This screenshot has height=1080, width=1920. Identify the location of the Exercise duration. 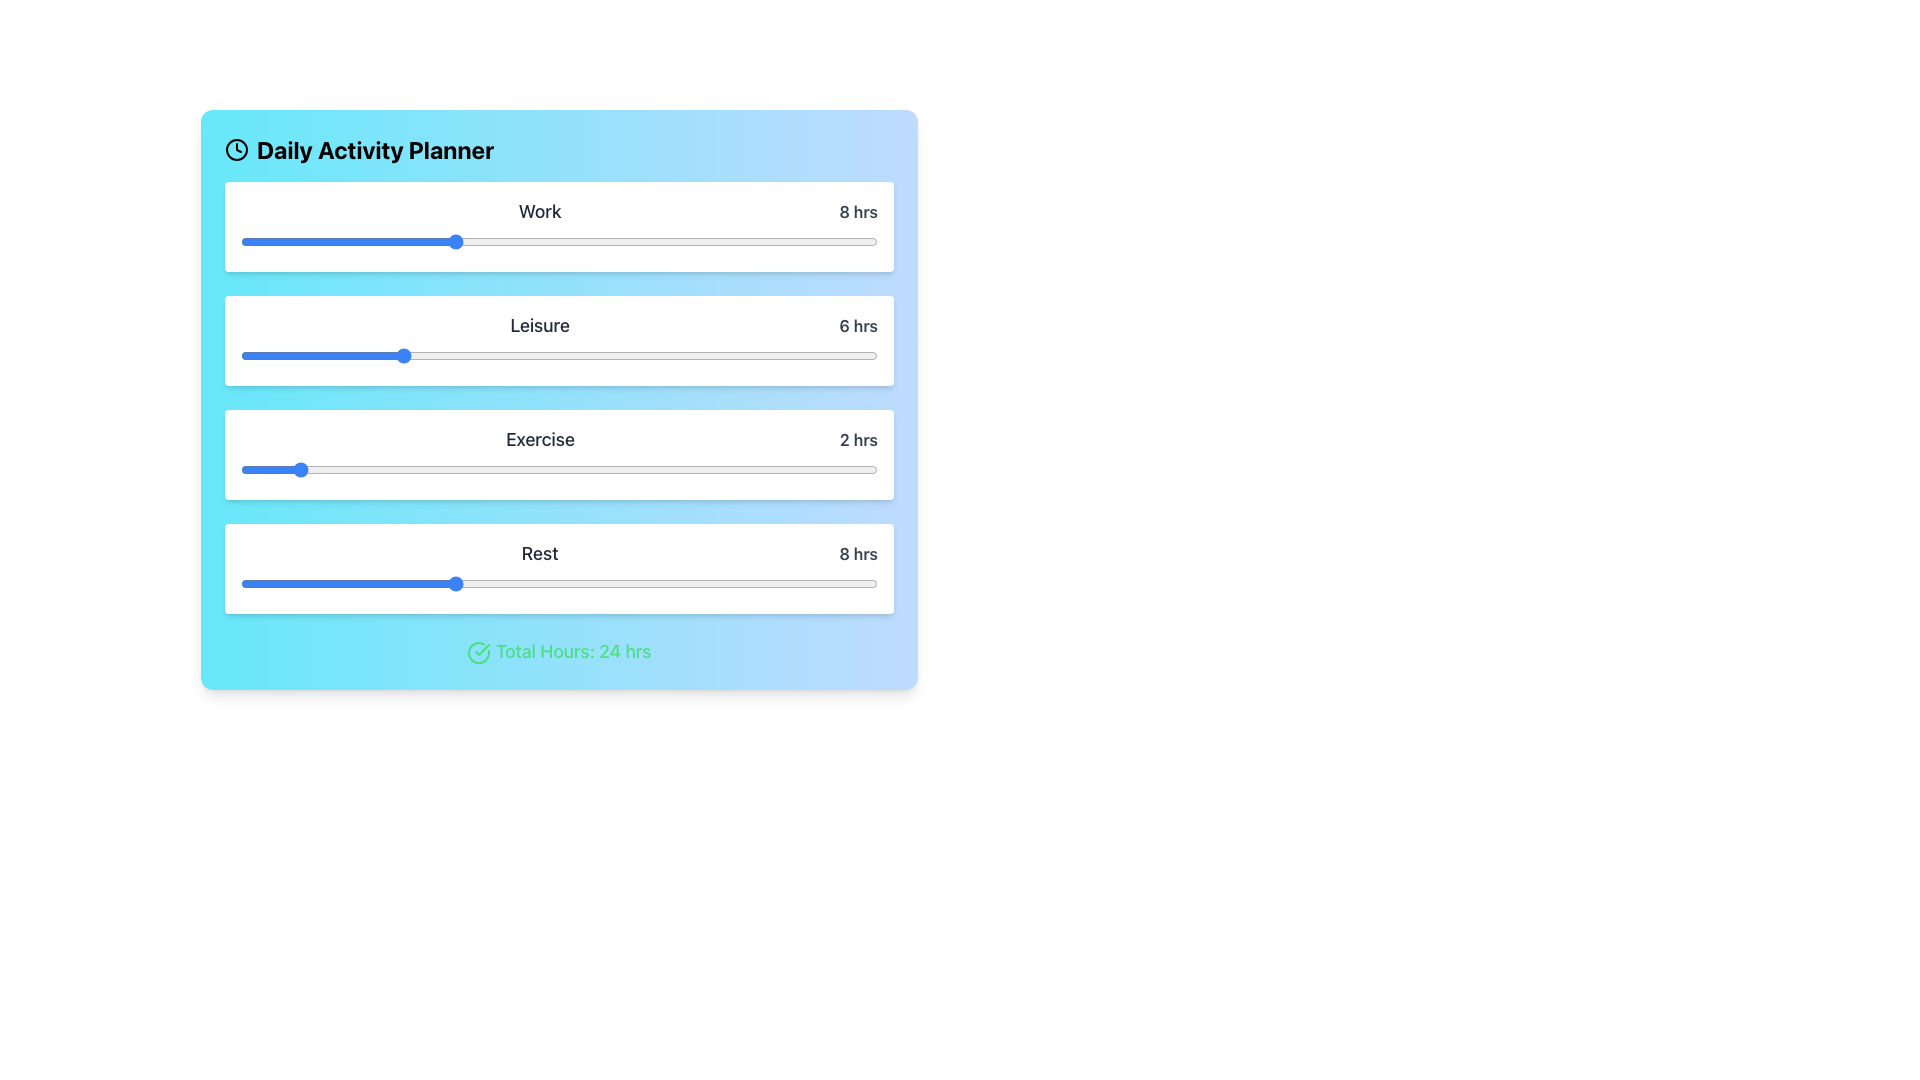
(718, 470).